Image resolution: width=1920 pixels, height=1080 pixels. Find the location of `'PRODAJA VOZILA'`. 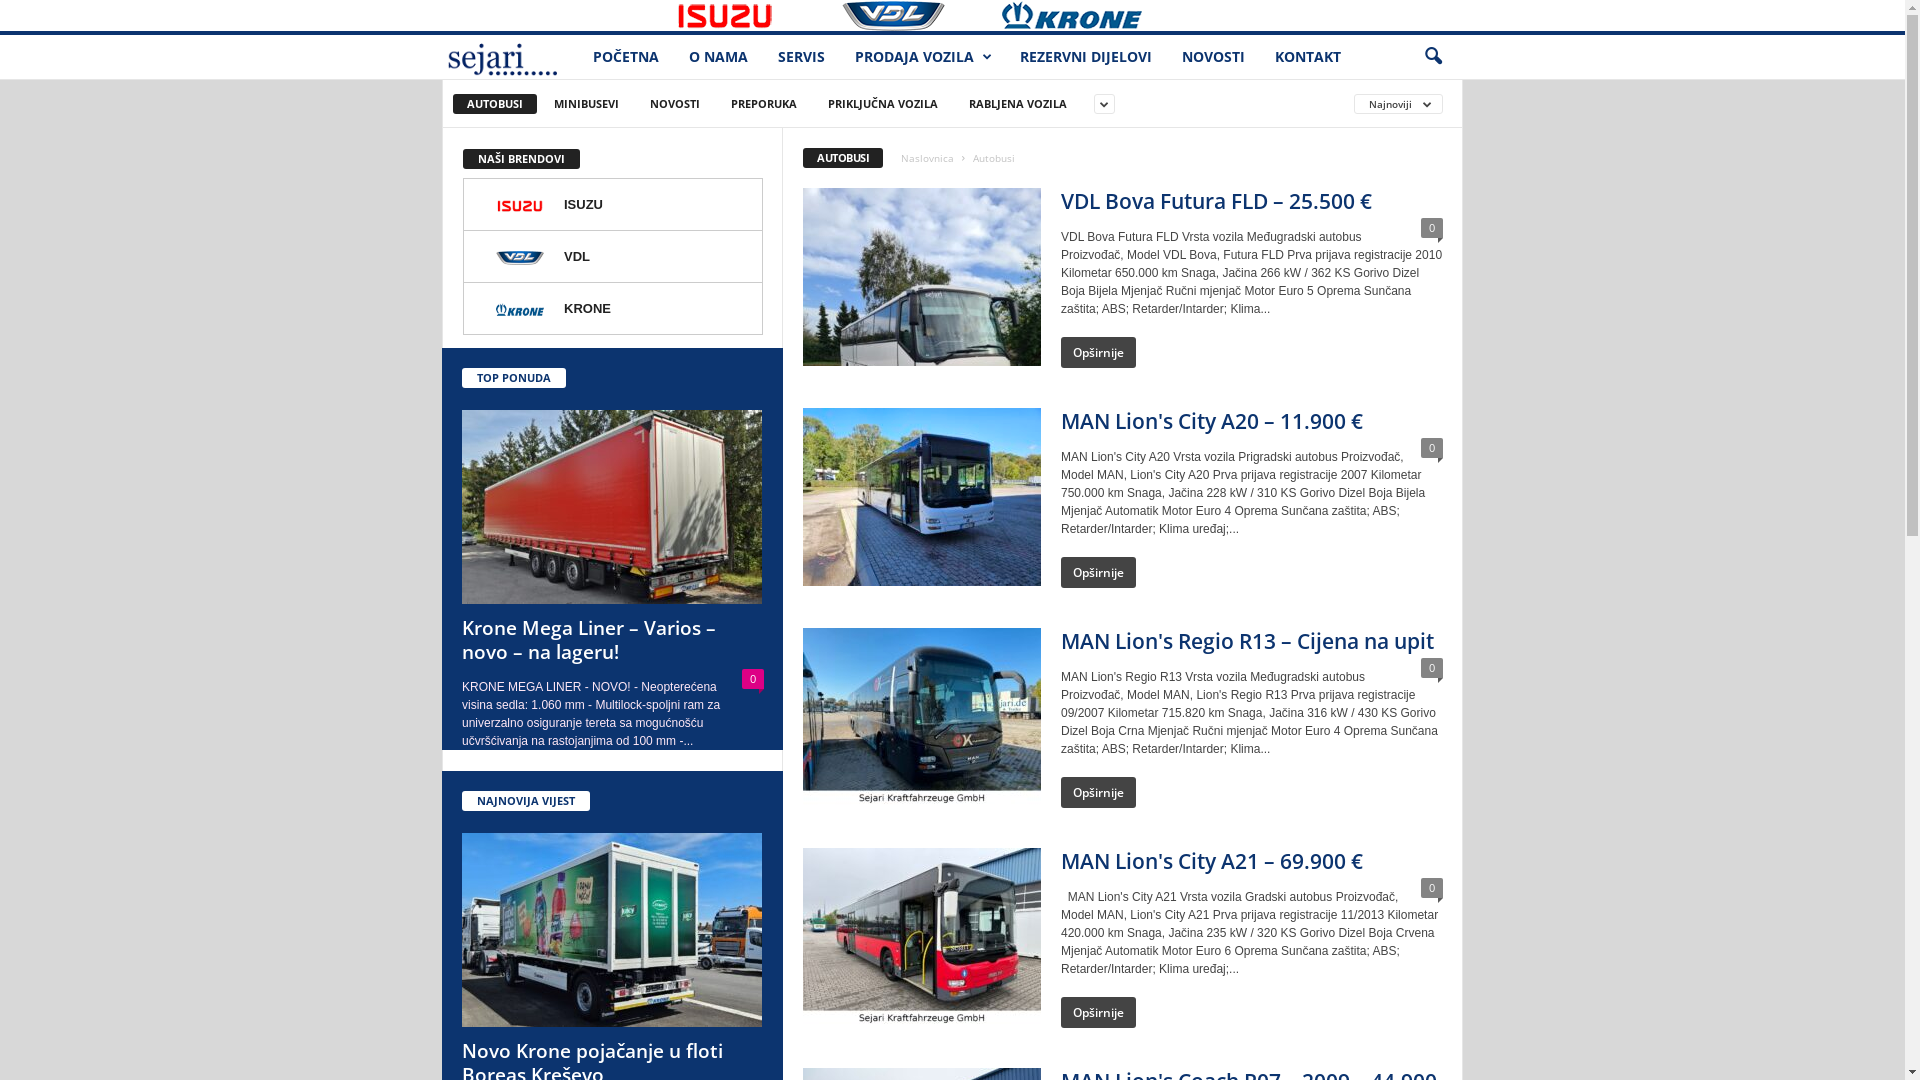

'PRODAJA VOZILA' is located at coordinates (921, 56).